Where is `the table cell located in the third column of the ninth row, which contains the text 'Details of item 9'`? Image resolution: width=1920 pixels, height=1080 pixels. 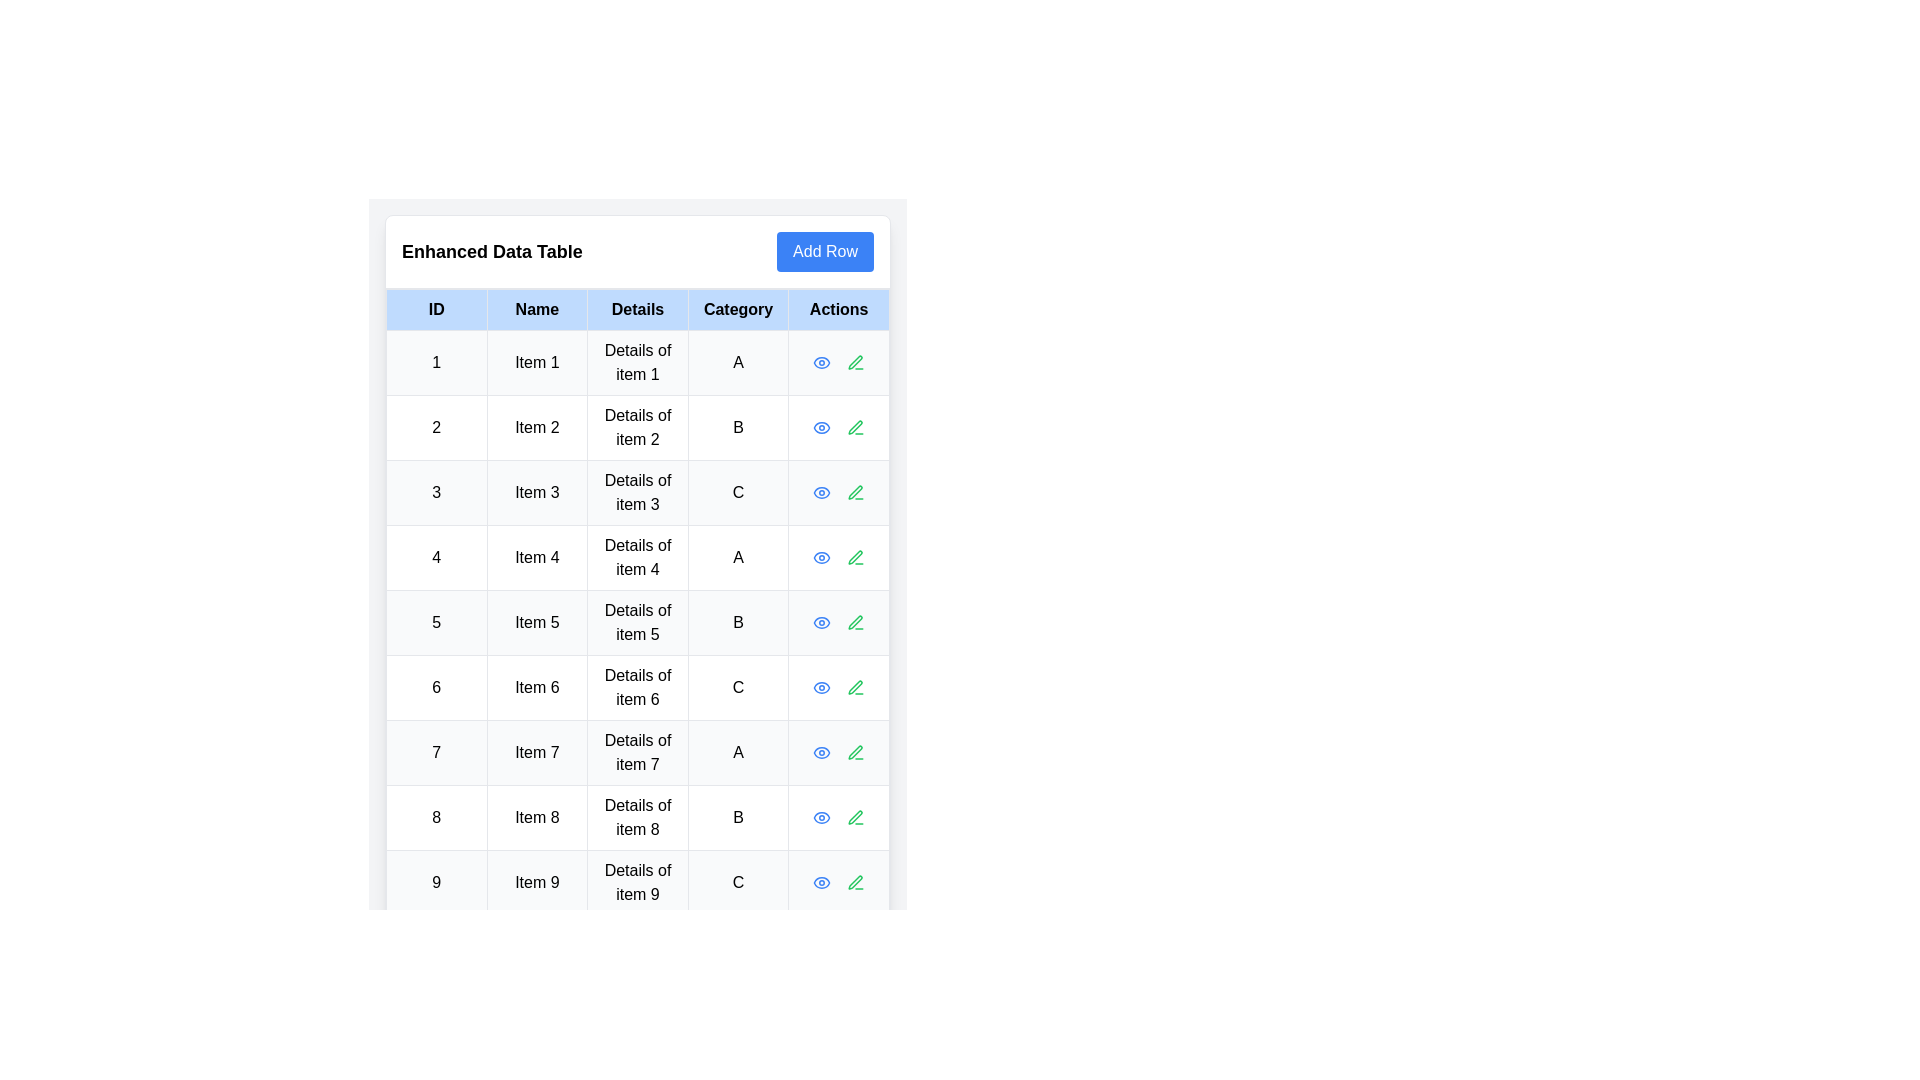
the table cell located in the third column of the ninth row, which contains the text 'Details of item 9' is located at coordinates (637, 882).